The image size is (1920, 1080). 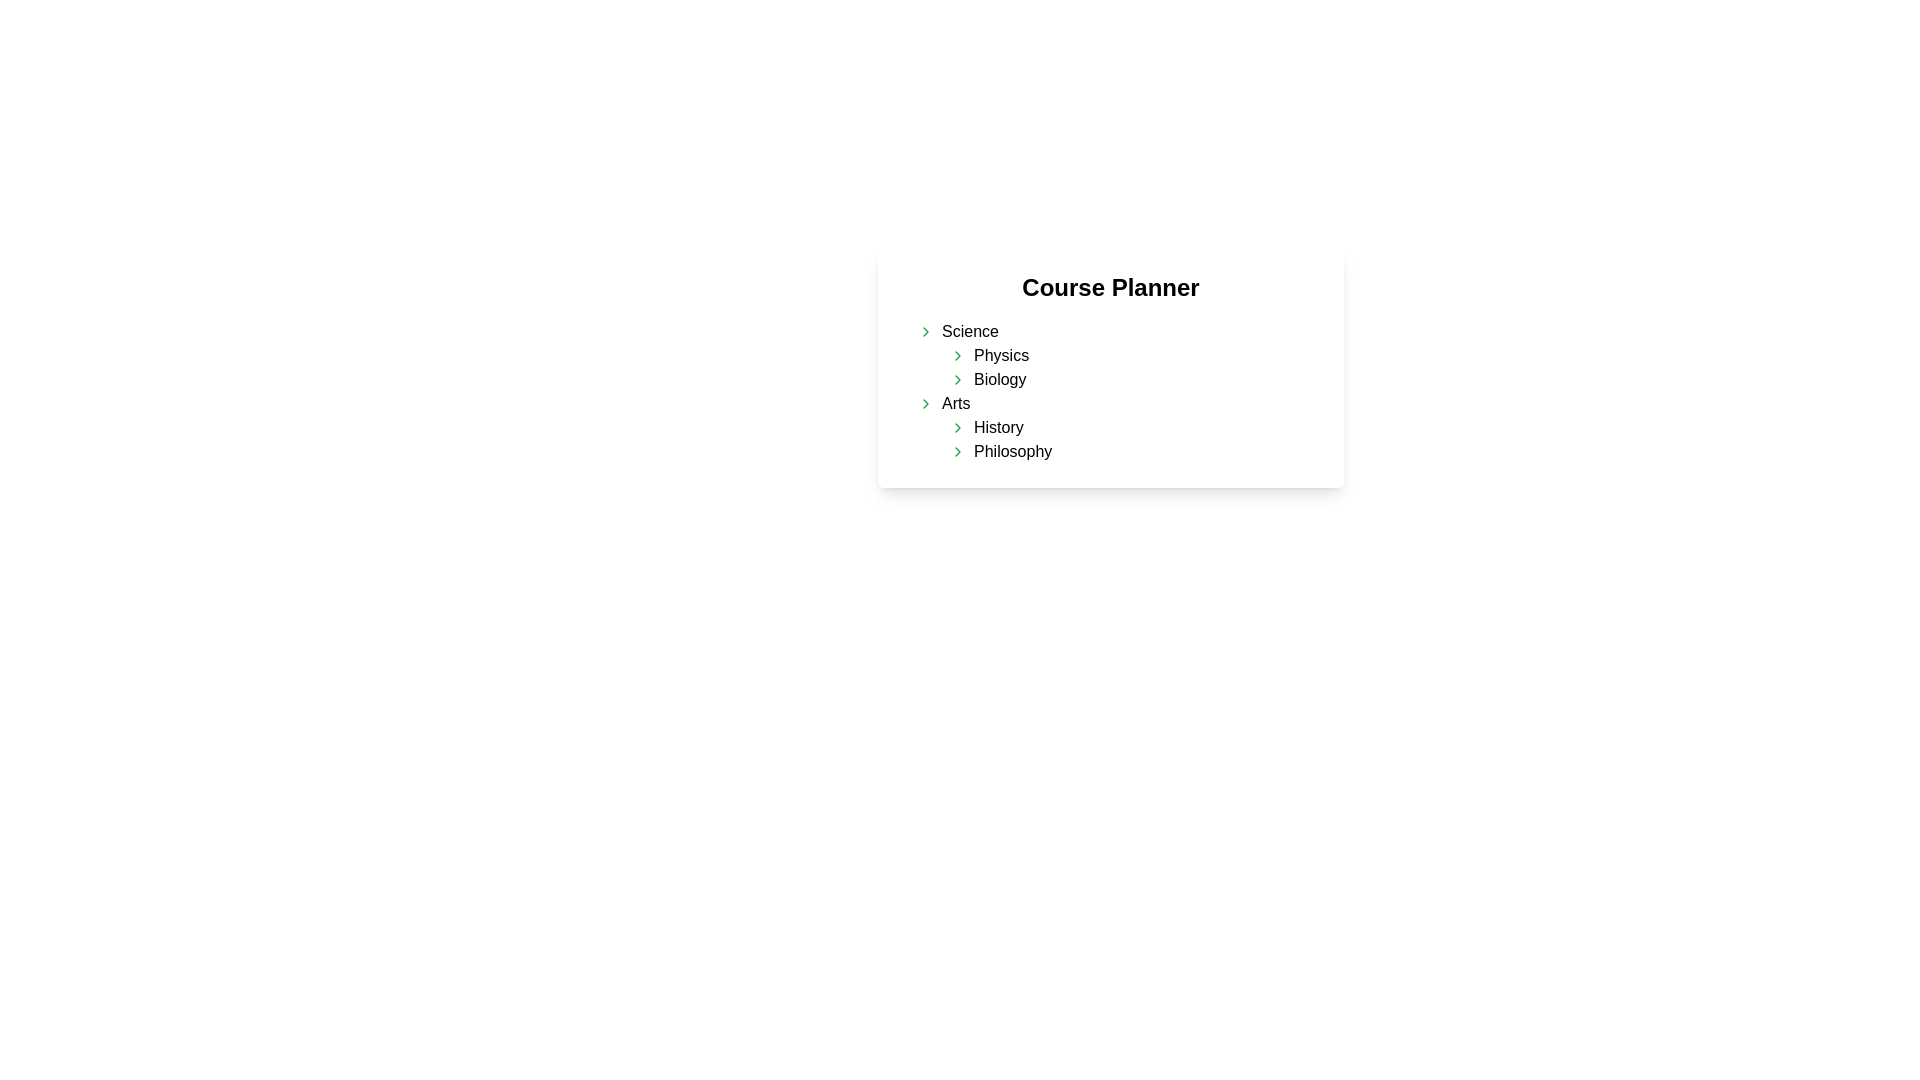 What do you see at coordinates (925, 330) in the screenshot?
I see `the Chevron Icon located in the top-left area of the list under 'Course Planner' to potentially see a tooltip` at bounding box center [925, 330].